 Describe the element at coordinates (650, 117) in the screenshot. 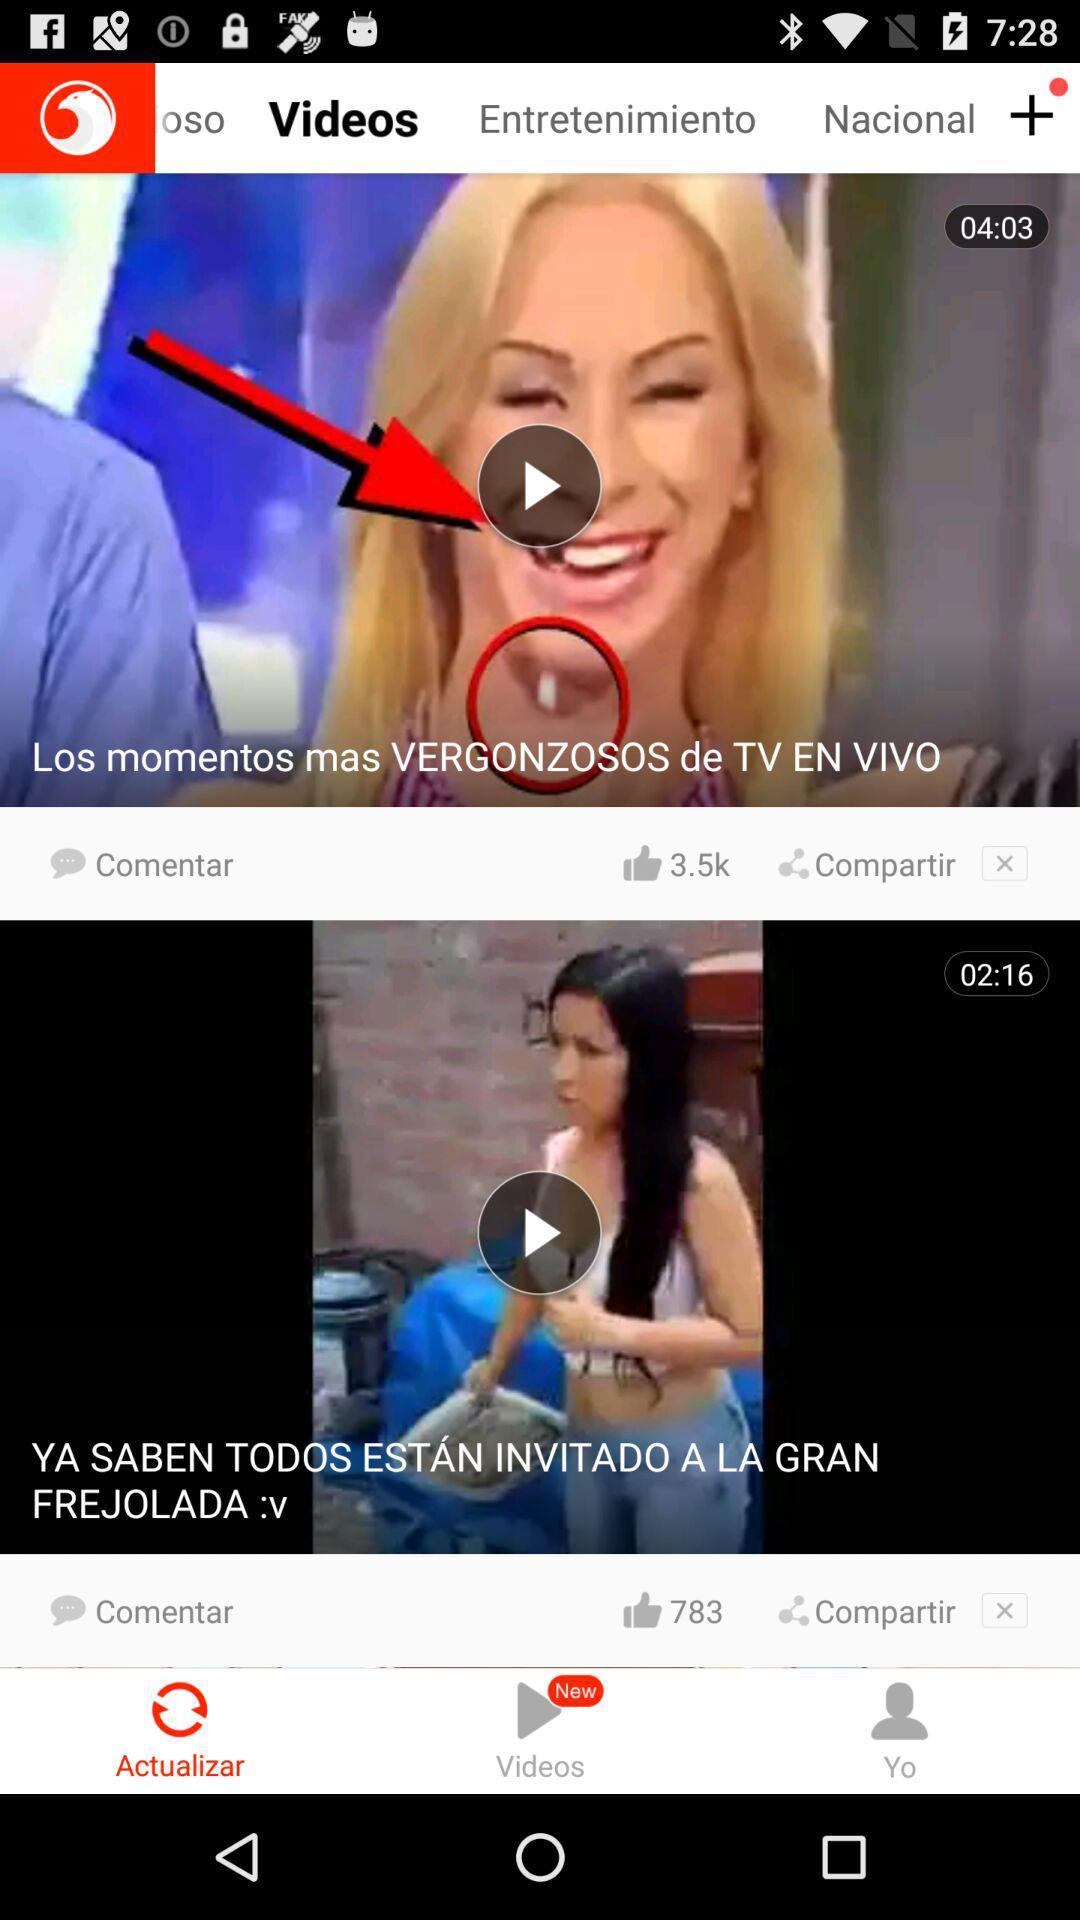

I see `icon to the left of the nacional app` at that location.